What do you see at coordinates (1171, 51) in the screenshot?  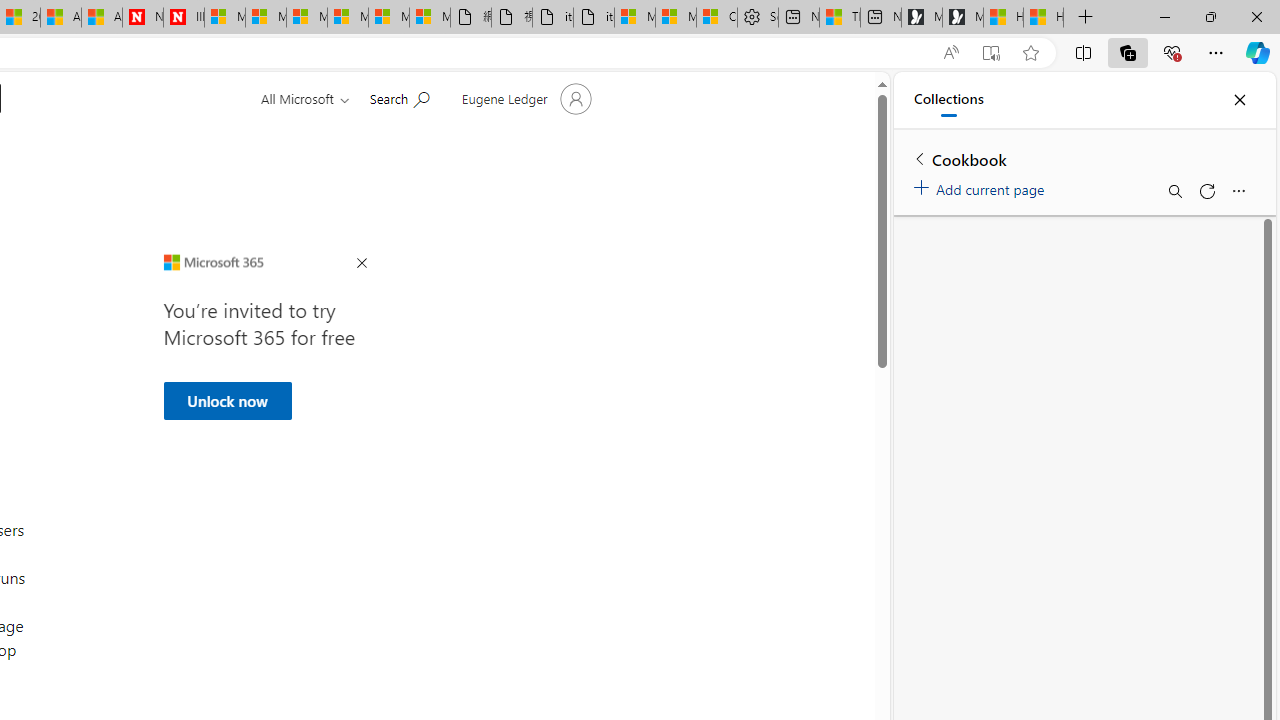 I see `'Browser essentials'` at bounding box center [1171, 51].